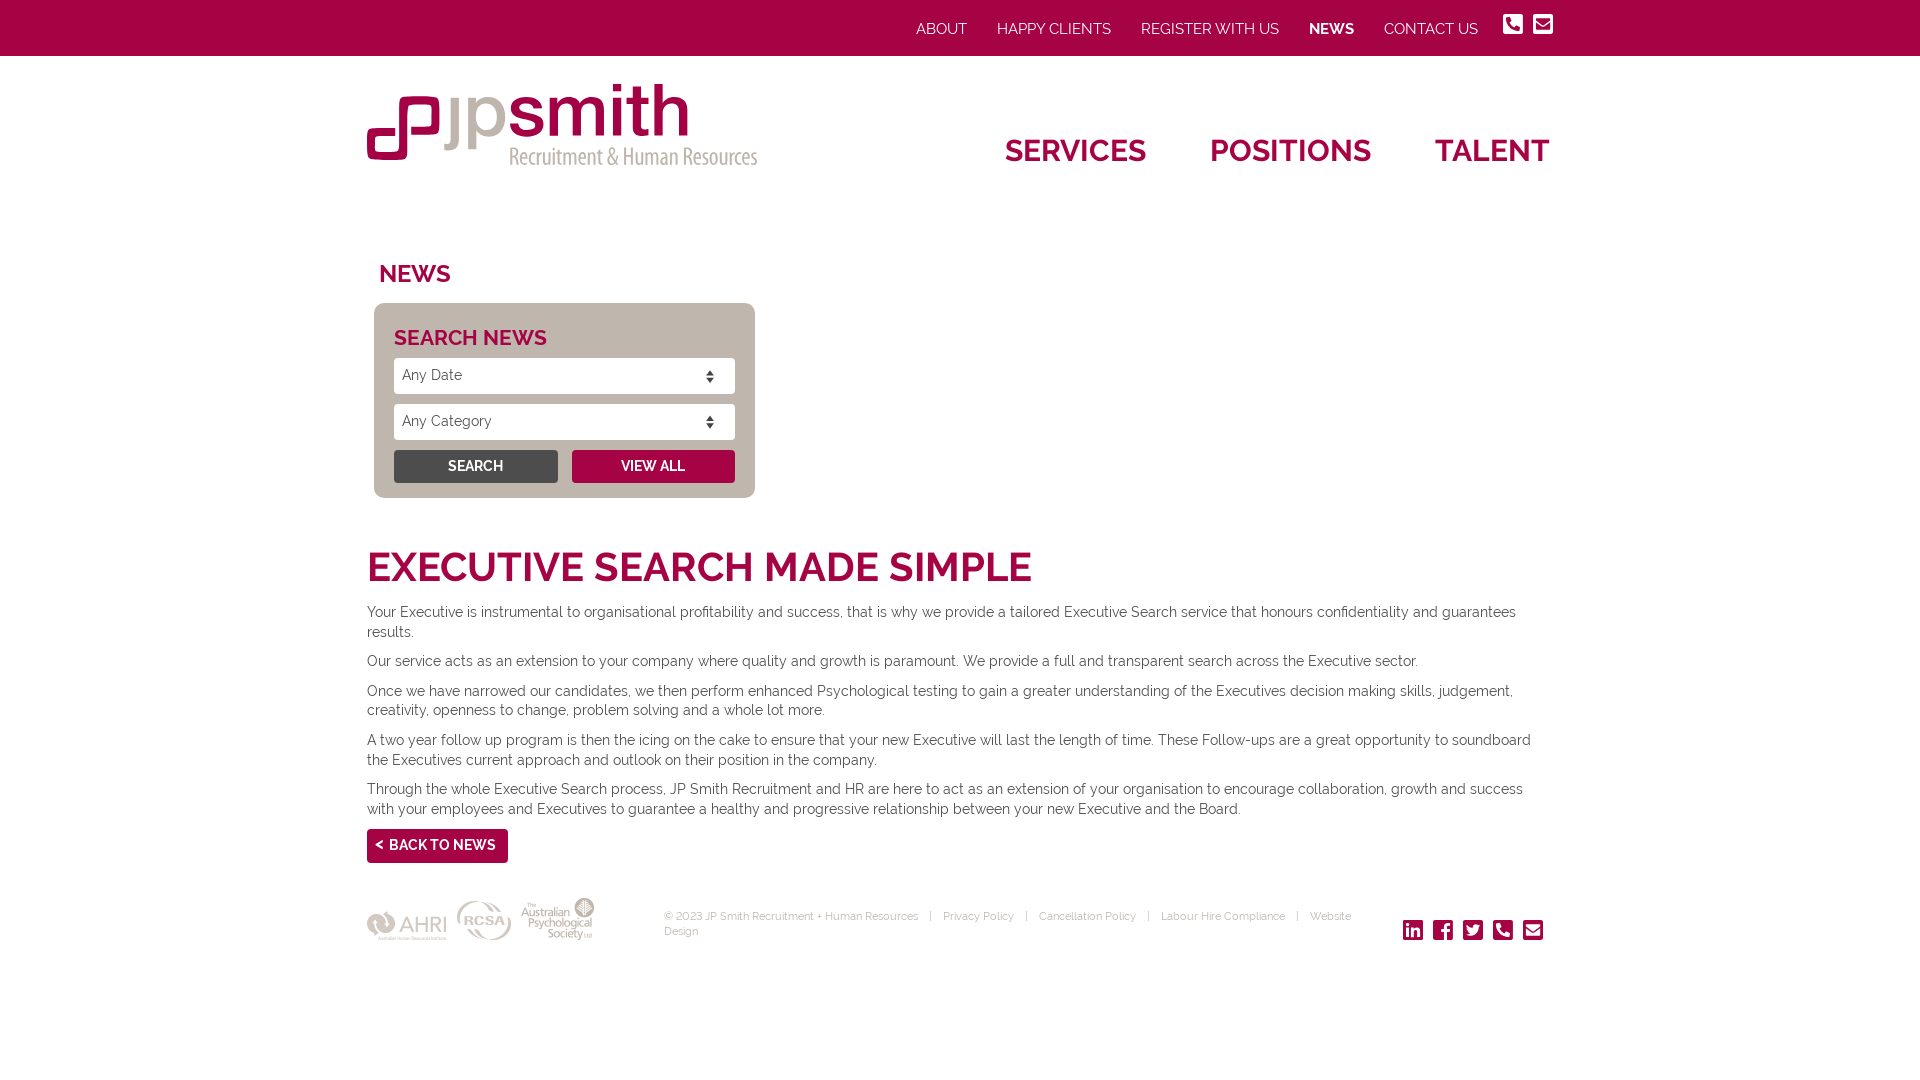  Describe the element at coordinates (474, 466) in the screenshot. I see `'SEARCH'` at that location.